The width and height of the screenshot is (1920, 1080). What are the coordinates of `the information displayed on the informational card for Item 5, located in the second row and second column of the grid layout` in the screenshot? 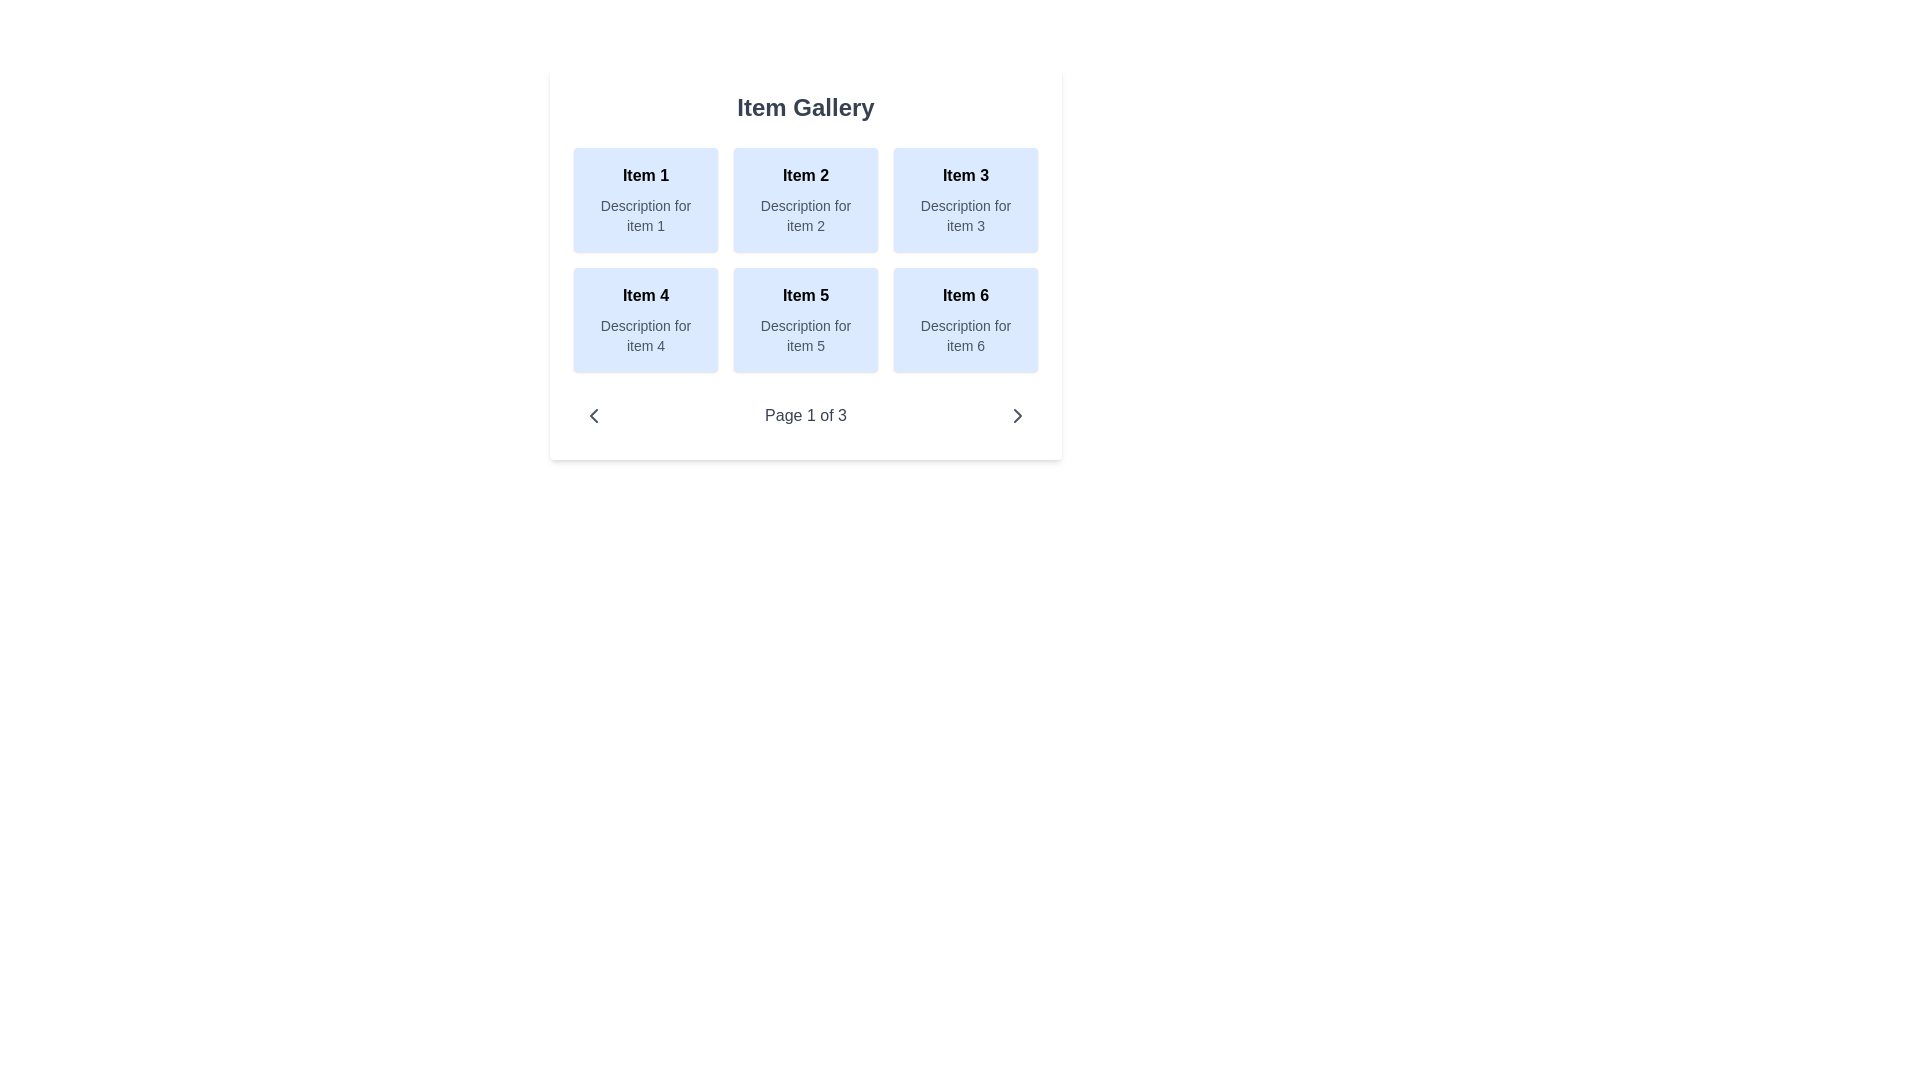 It's located at (806, 319).